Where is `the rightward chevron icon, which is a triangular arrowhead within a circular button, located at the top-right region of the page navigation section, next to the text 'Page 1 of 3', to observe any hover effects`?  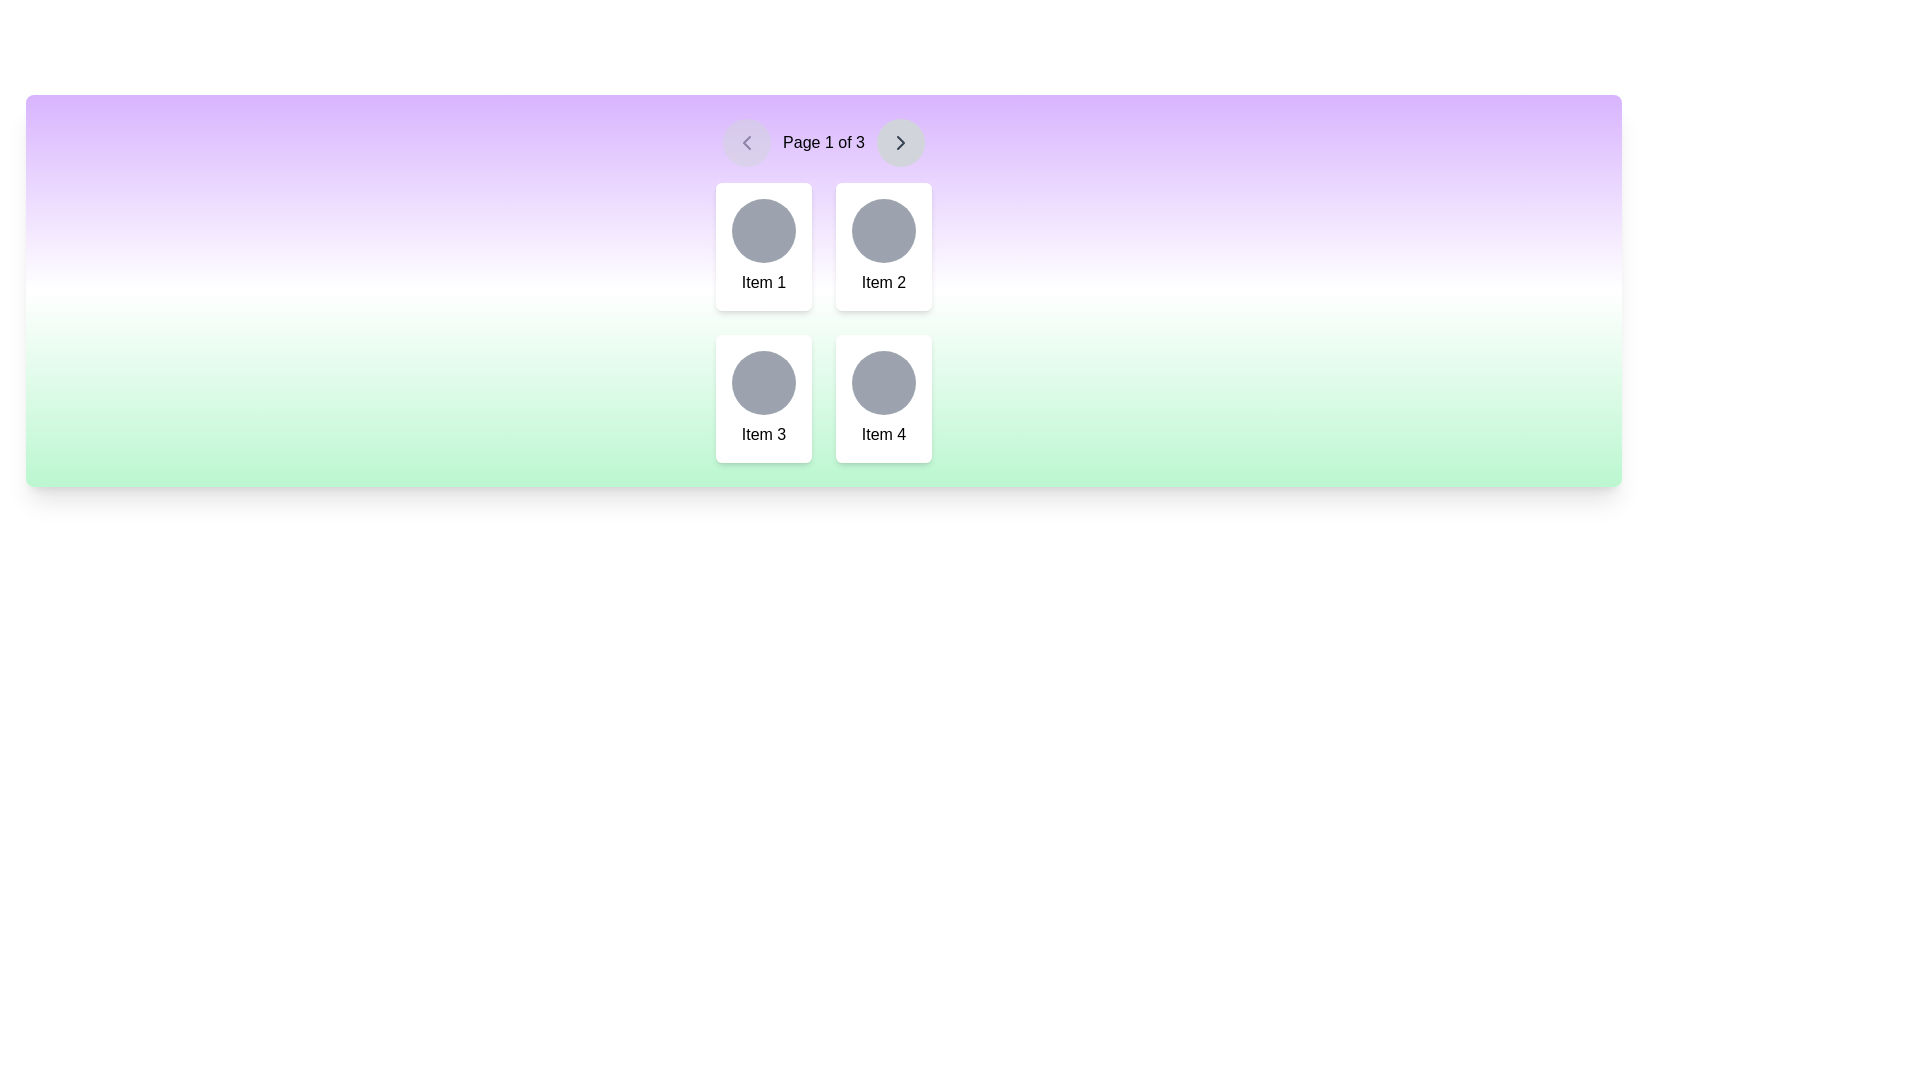
the rightward chevron icon, which is a triangular arrowhead within a circular button, located at the top-right region of the page navigation section, next to the text 'Page 1 of 3', to observe any hover effects is located at coordinates (899, 141).